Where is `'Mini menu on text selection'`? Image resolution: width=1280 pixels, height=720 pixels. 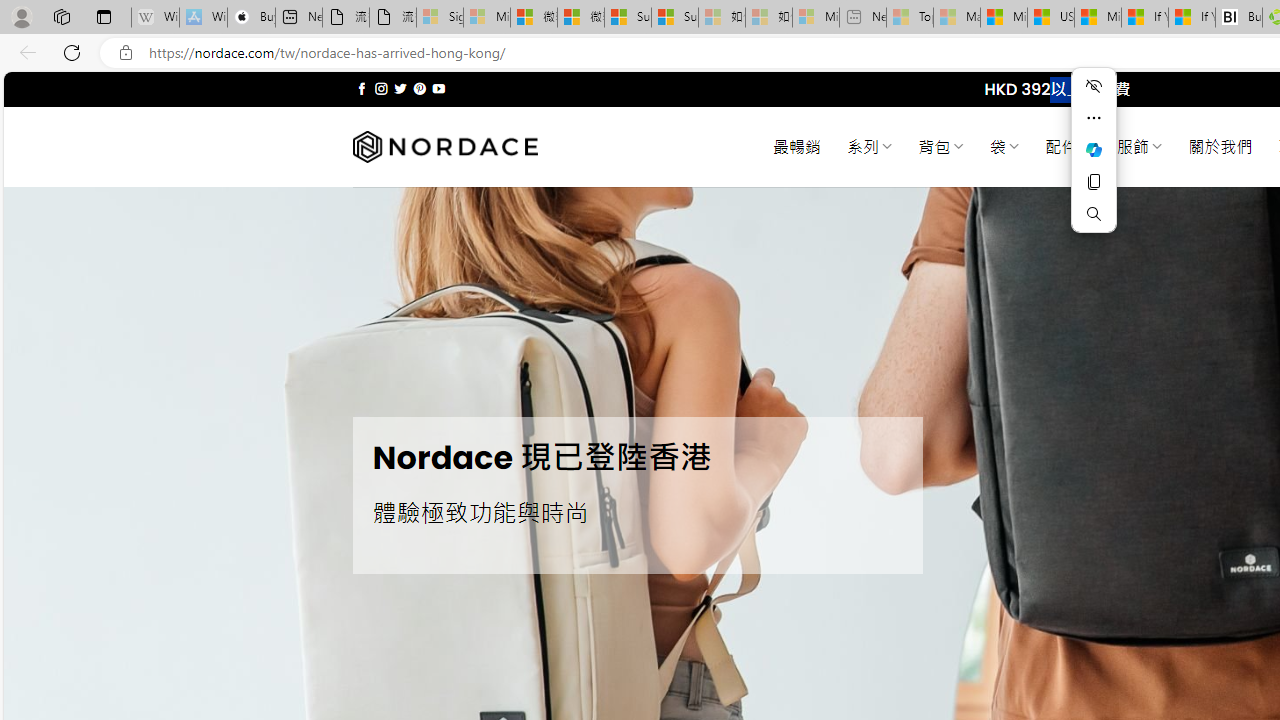
'Mini menu on text selection' is located at coordinates (1093, 161).